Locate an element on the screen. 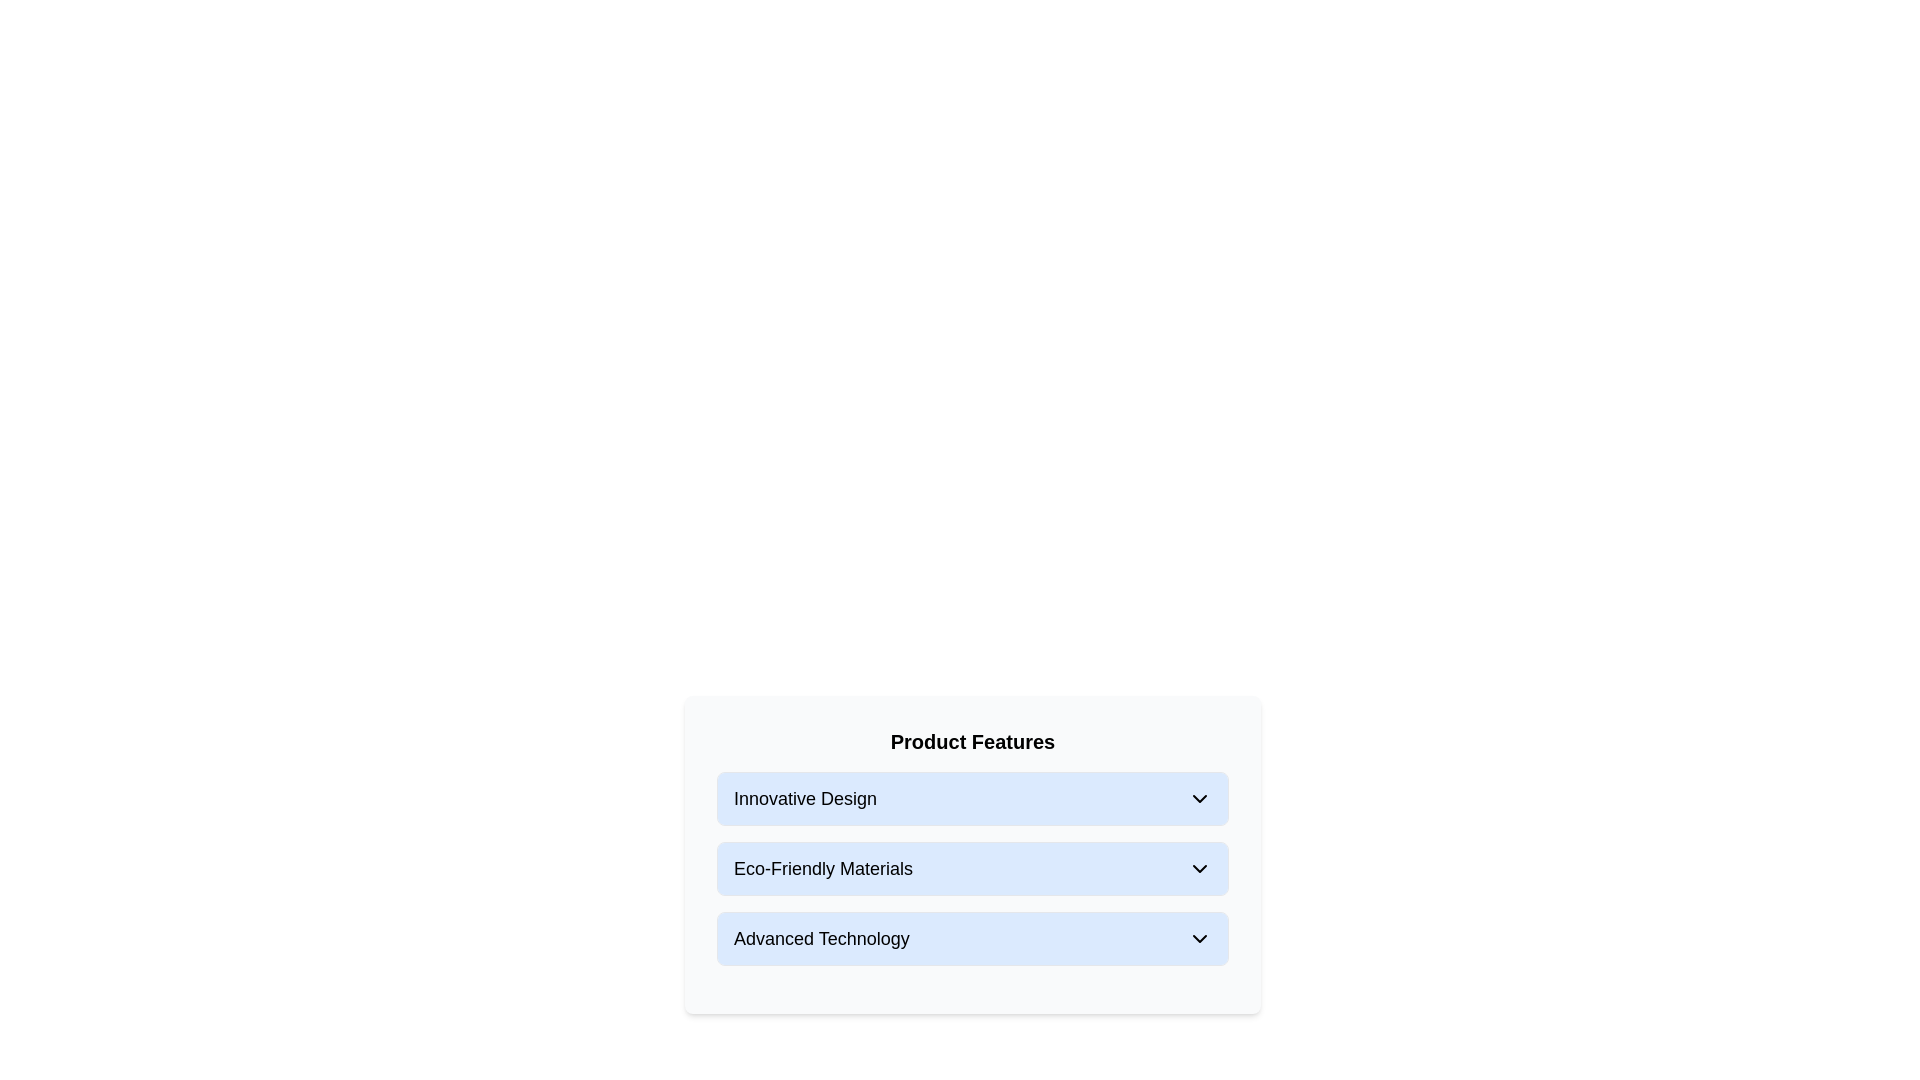  text content of the informative text label located in the third row of a list, positioned between the 'Eco-Friendly Materials' row and the bottom edge of the section is located at coordinates (821, 938).